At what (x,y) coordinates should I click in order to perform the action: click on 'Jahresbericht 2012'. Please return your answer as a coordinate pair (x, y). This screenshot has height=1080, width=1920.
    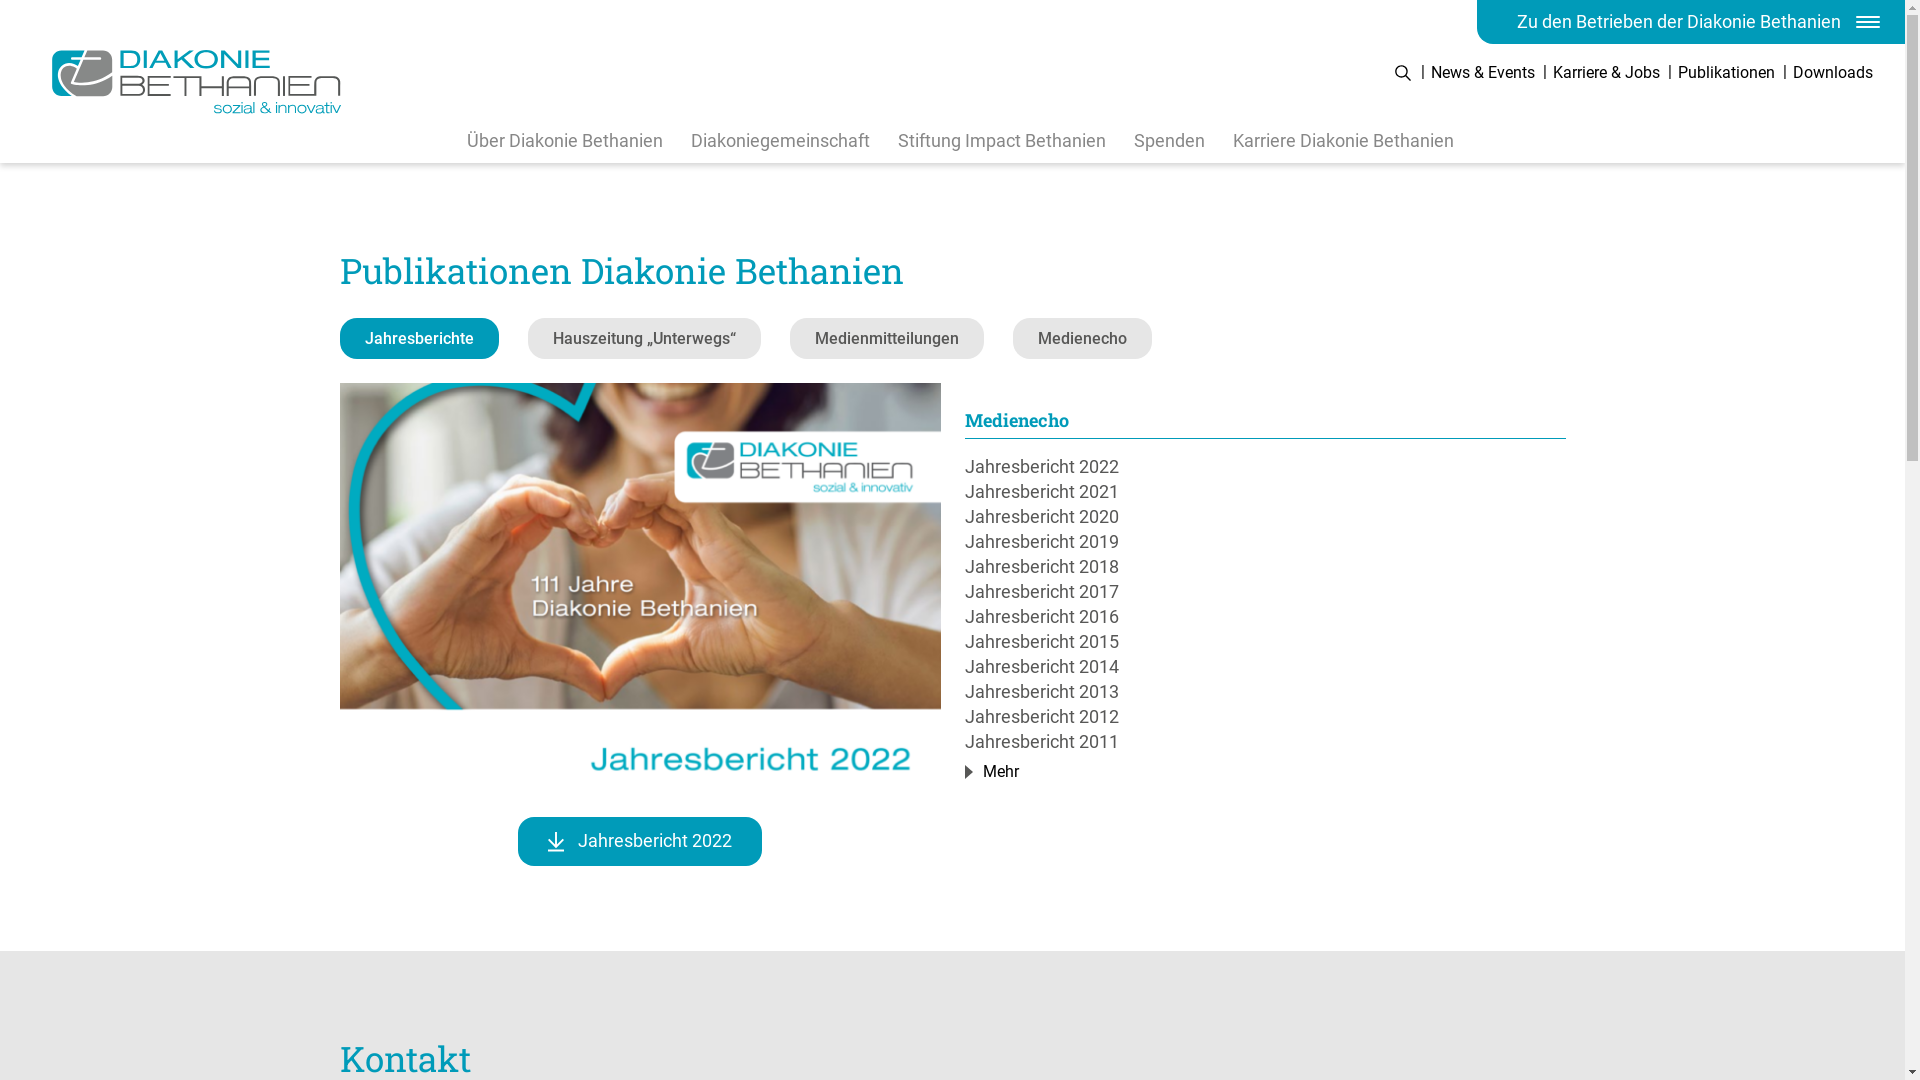
    Looking at the image, I should click on (1263, 715).